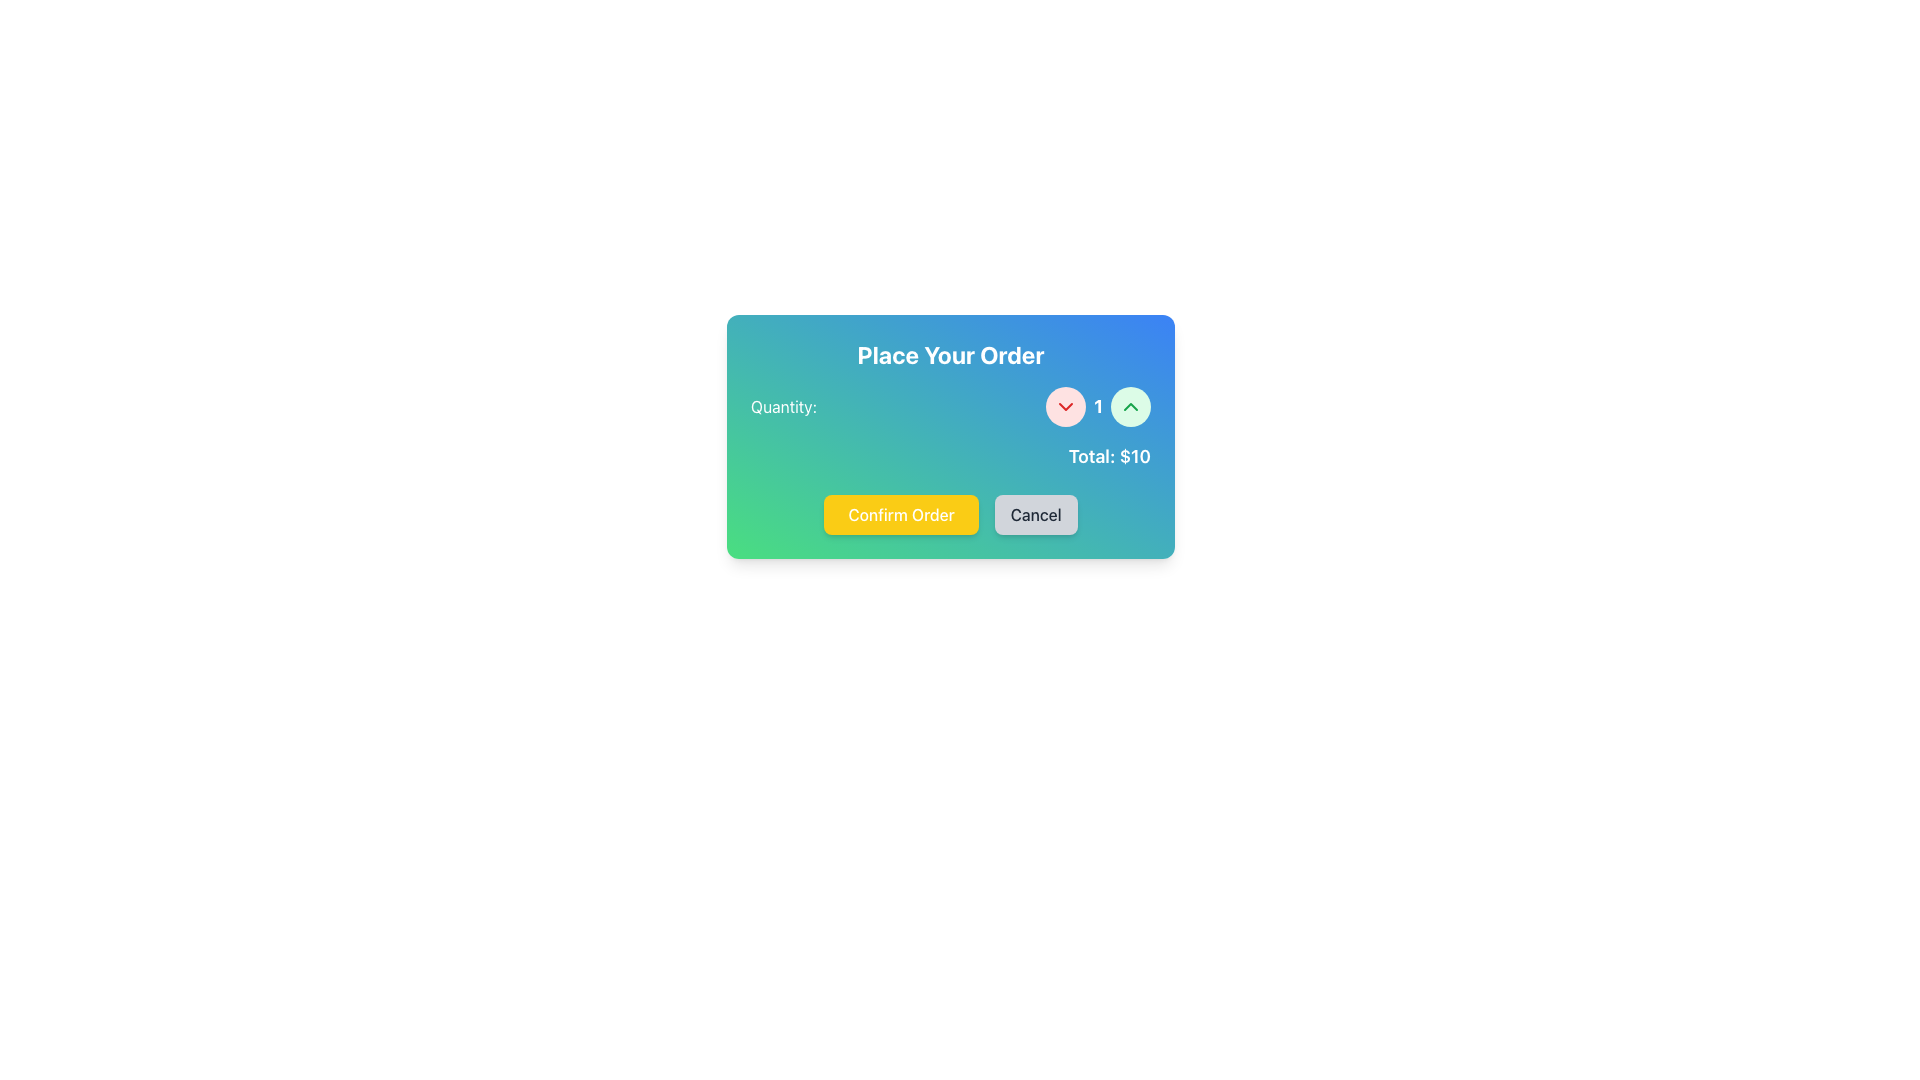  I want to click on the downward pointing red chevron icon located within a light red circular button to decrease the quantity, so click(1065, 406).